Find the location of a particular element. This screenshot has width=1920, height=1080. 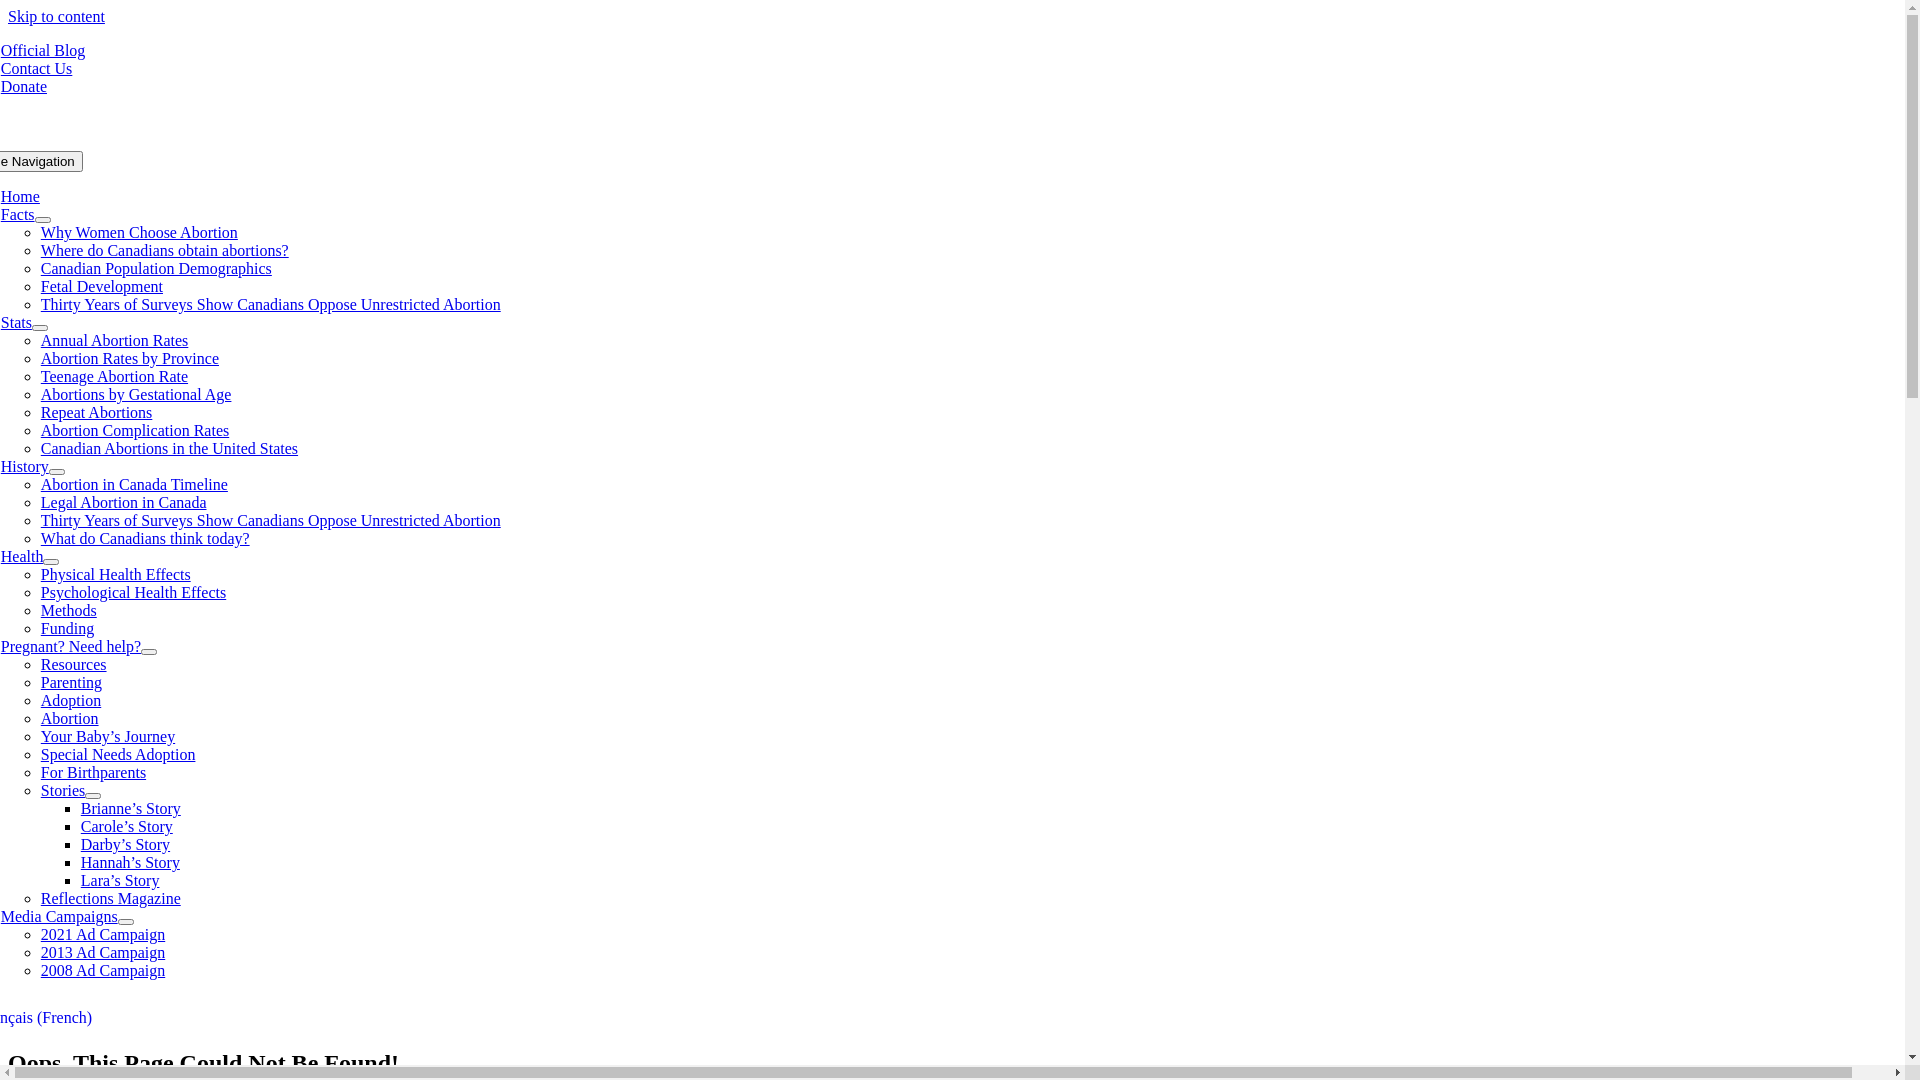

'2008 Ad Campaign' is located at coordinates (101, 969).